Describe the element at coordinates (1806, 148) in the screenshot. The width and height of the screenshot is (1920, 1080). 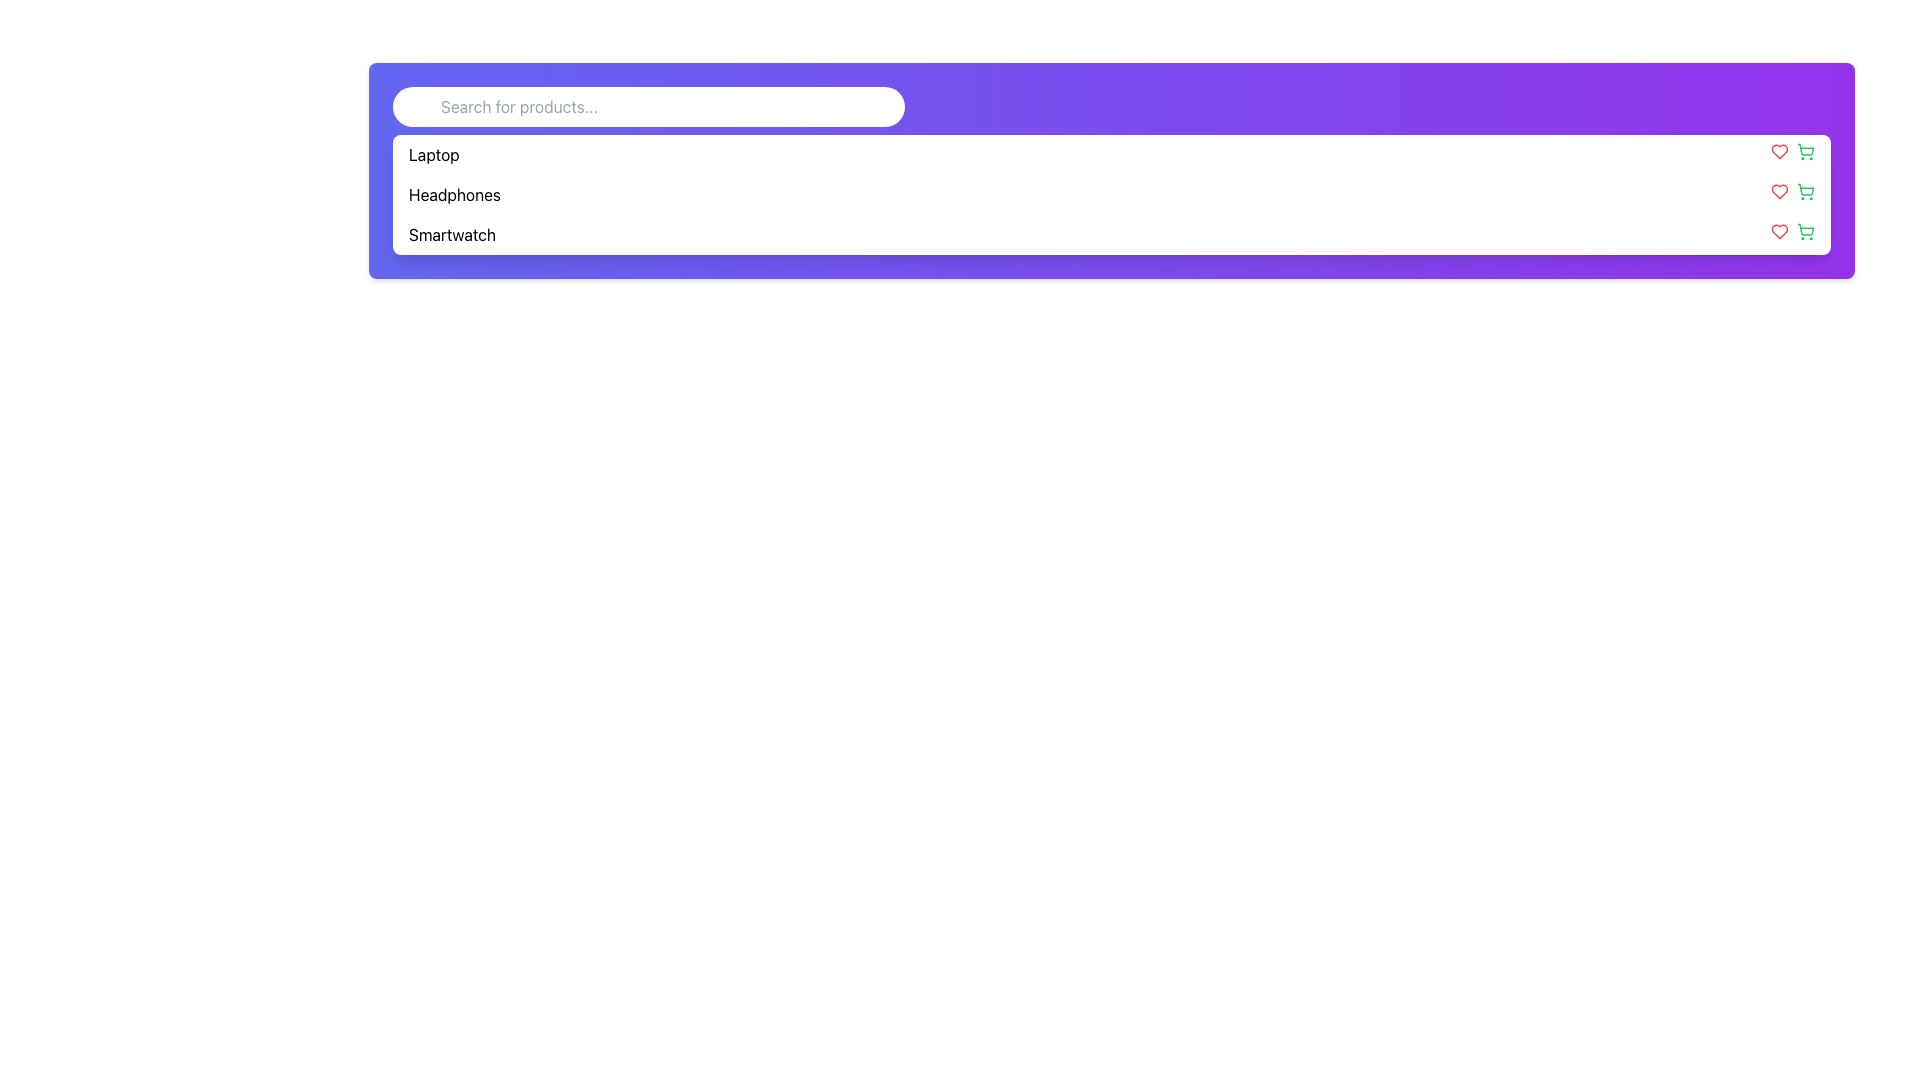
I see `the body section of the shopping cart icon, which is recognizable by its green outline and located at the far right of a horizontal list of icons` at that location.